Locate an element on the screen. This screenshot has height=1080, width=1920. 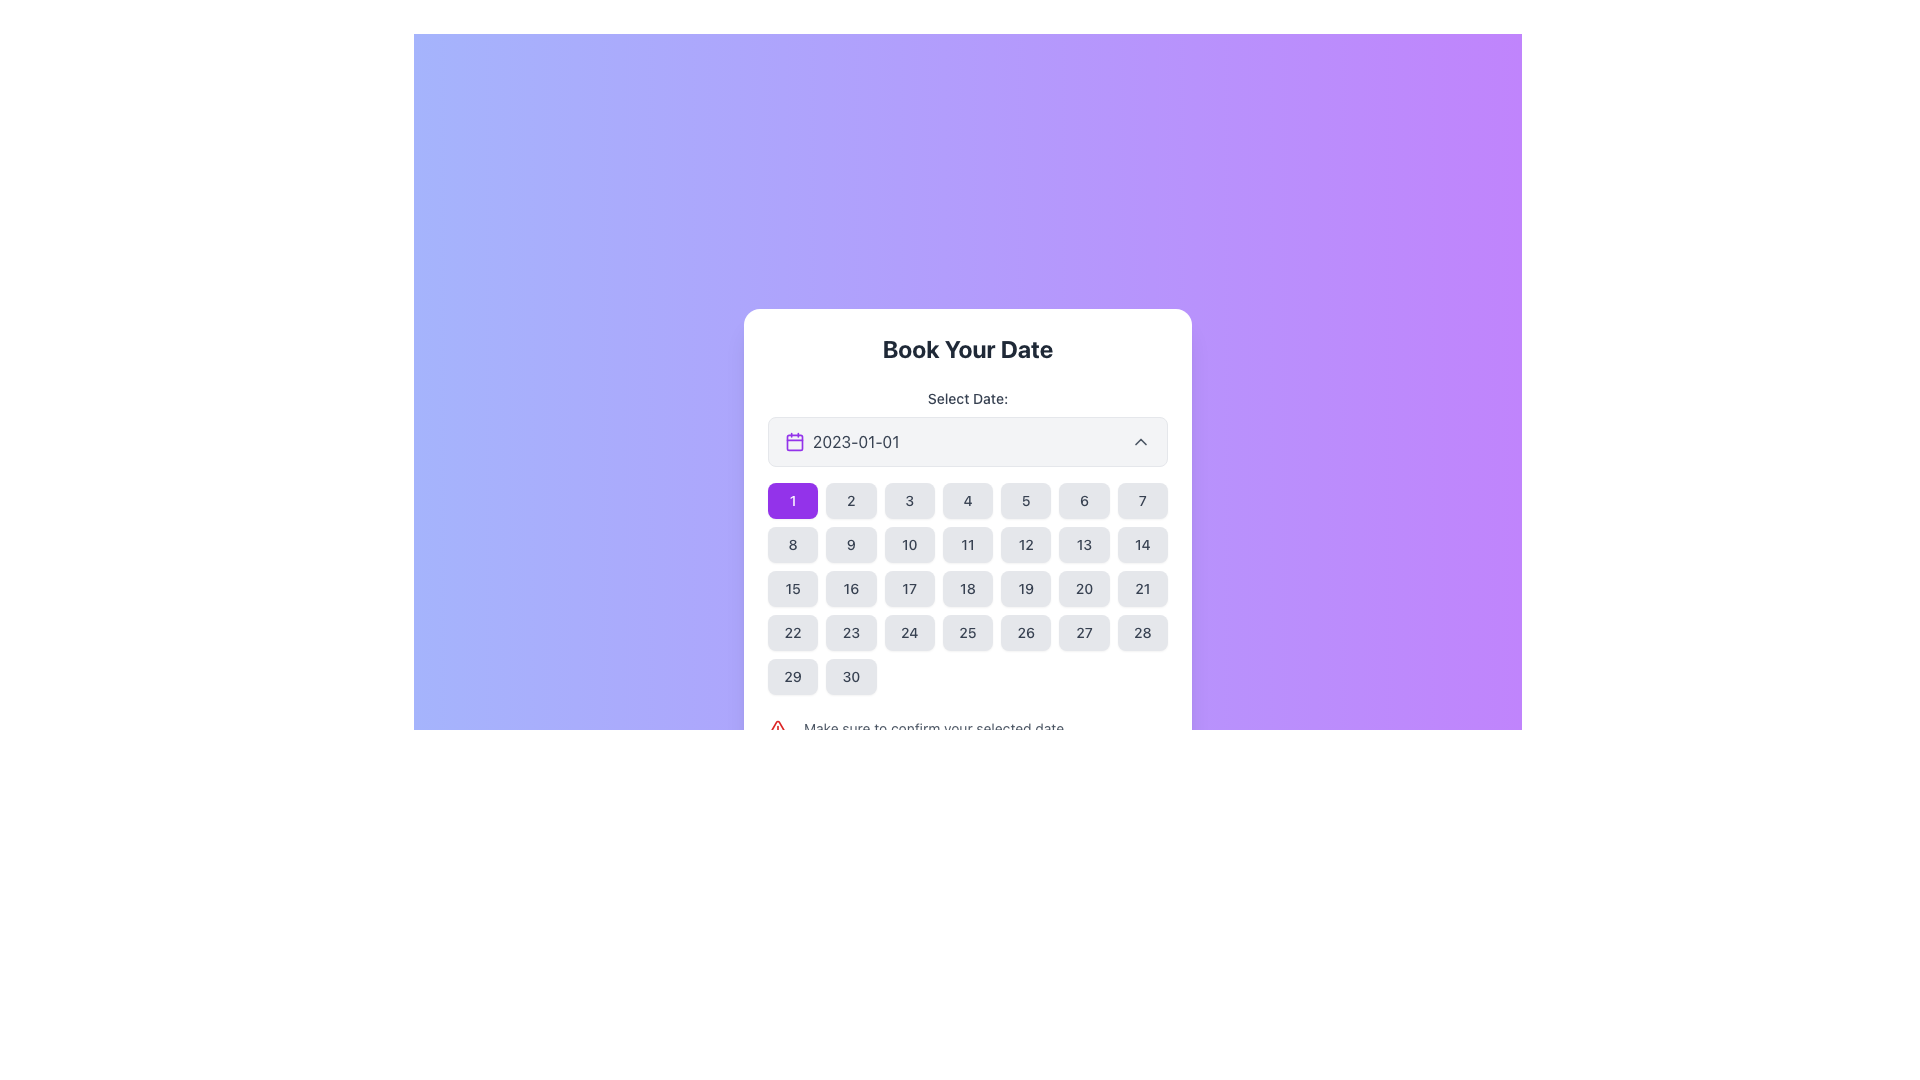
the small, rounded-rectangle button with a gray background and the text '7' is located at coordinates (1142, 500).